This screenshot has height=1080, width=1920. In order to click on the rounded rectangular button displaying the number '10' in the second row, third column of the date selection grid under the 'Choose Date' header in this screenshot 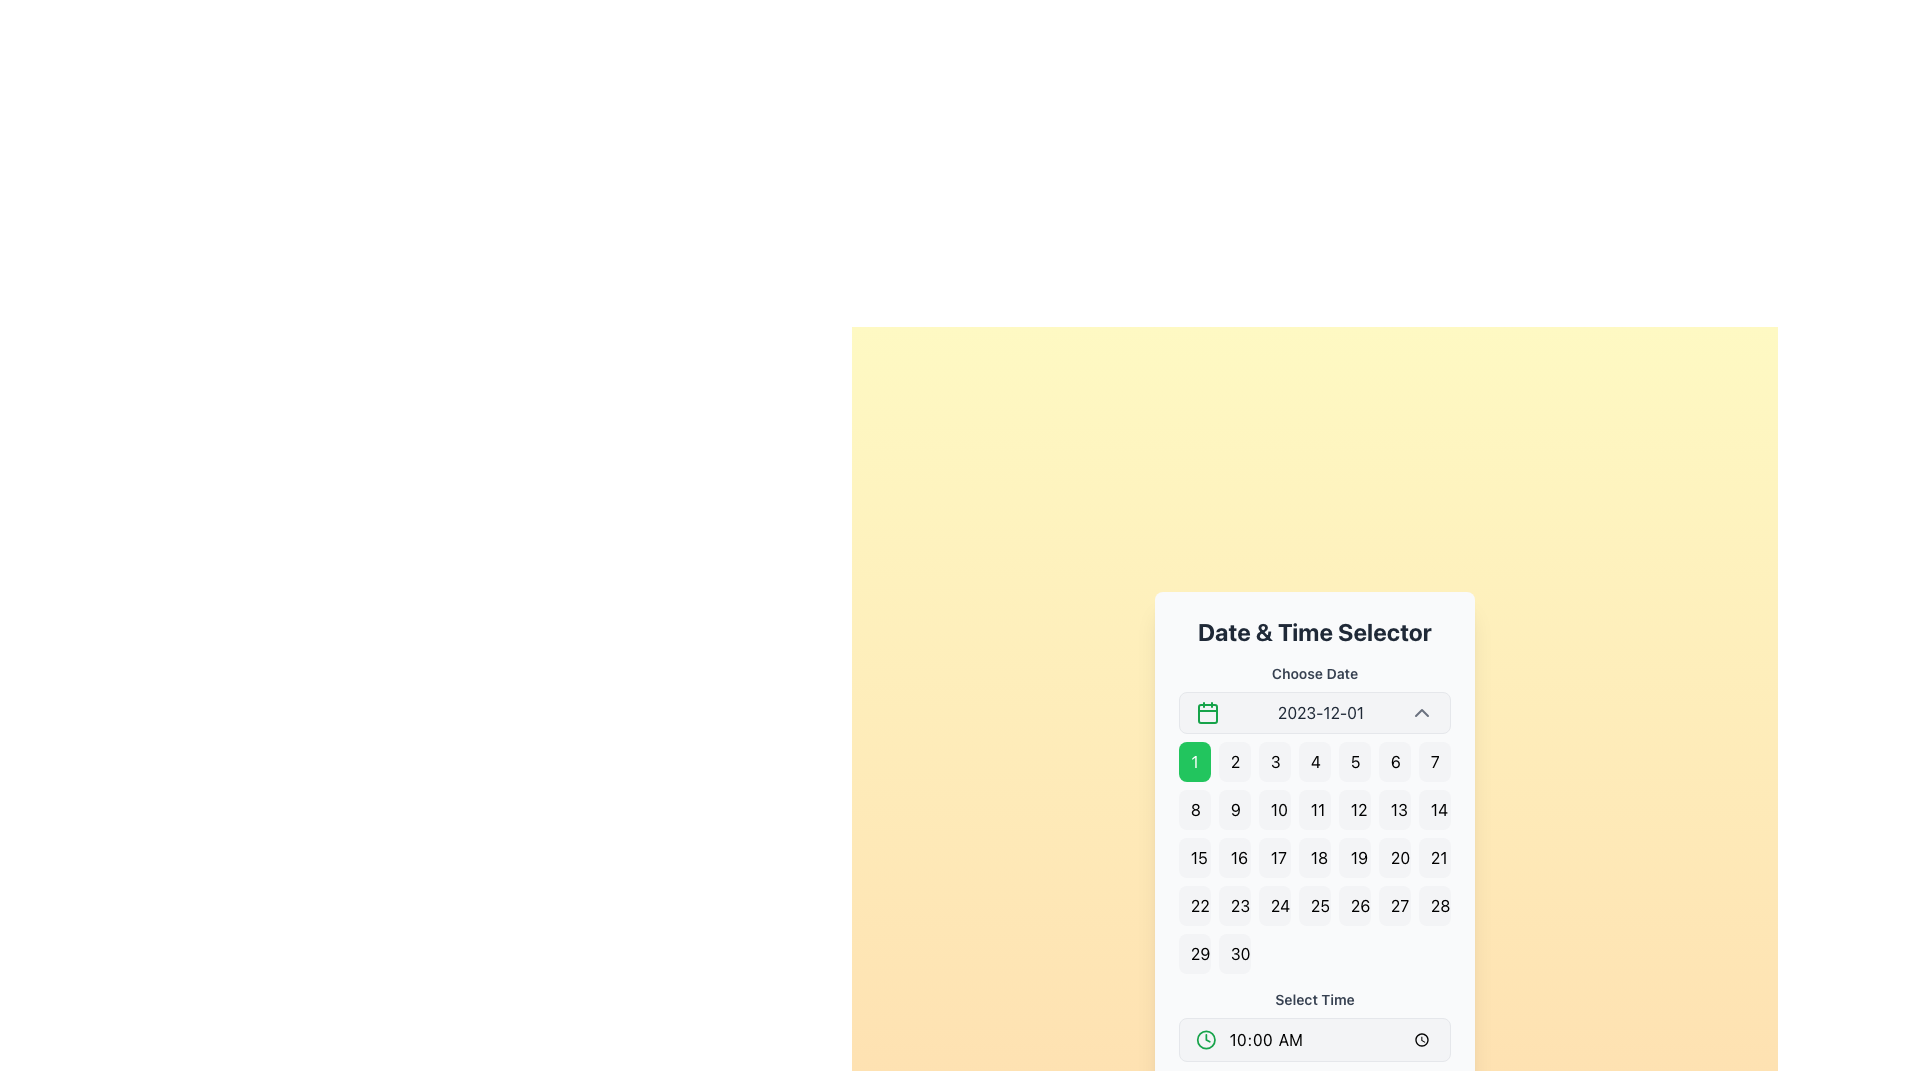, I will do `click(1274, 810)`.